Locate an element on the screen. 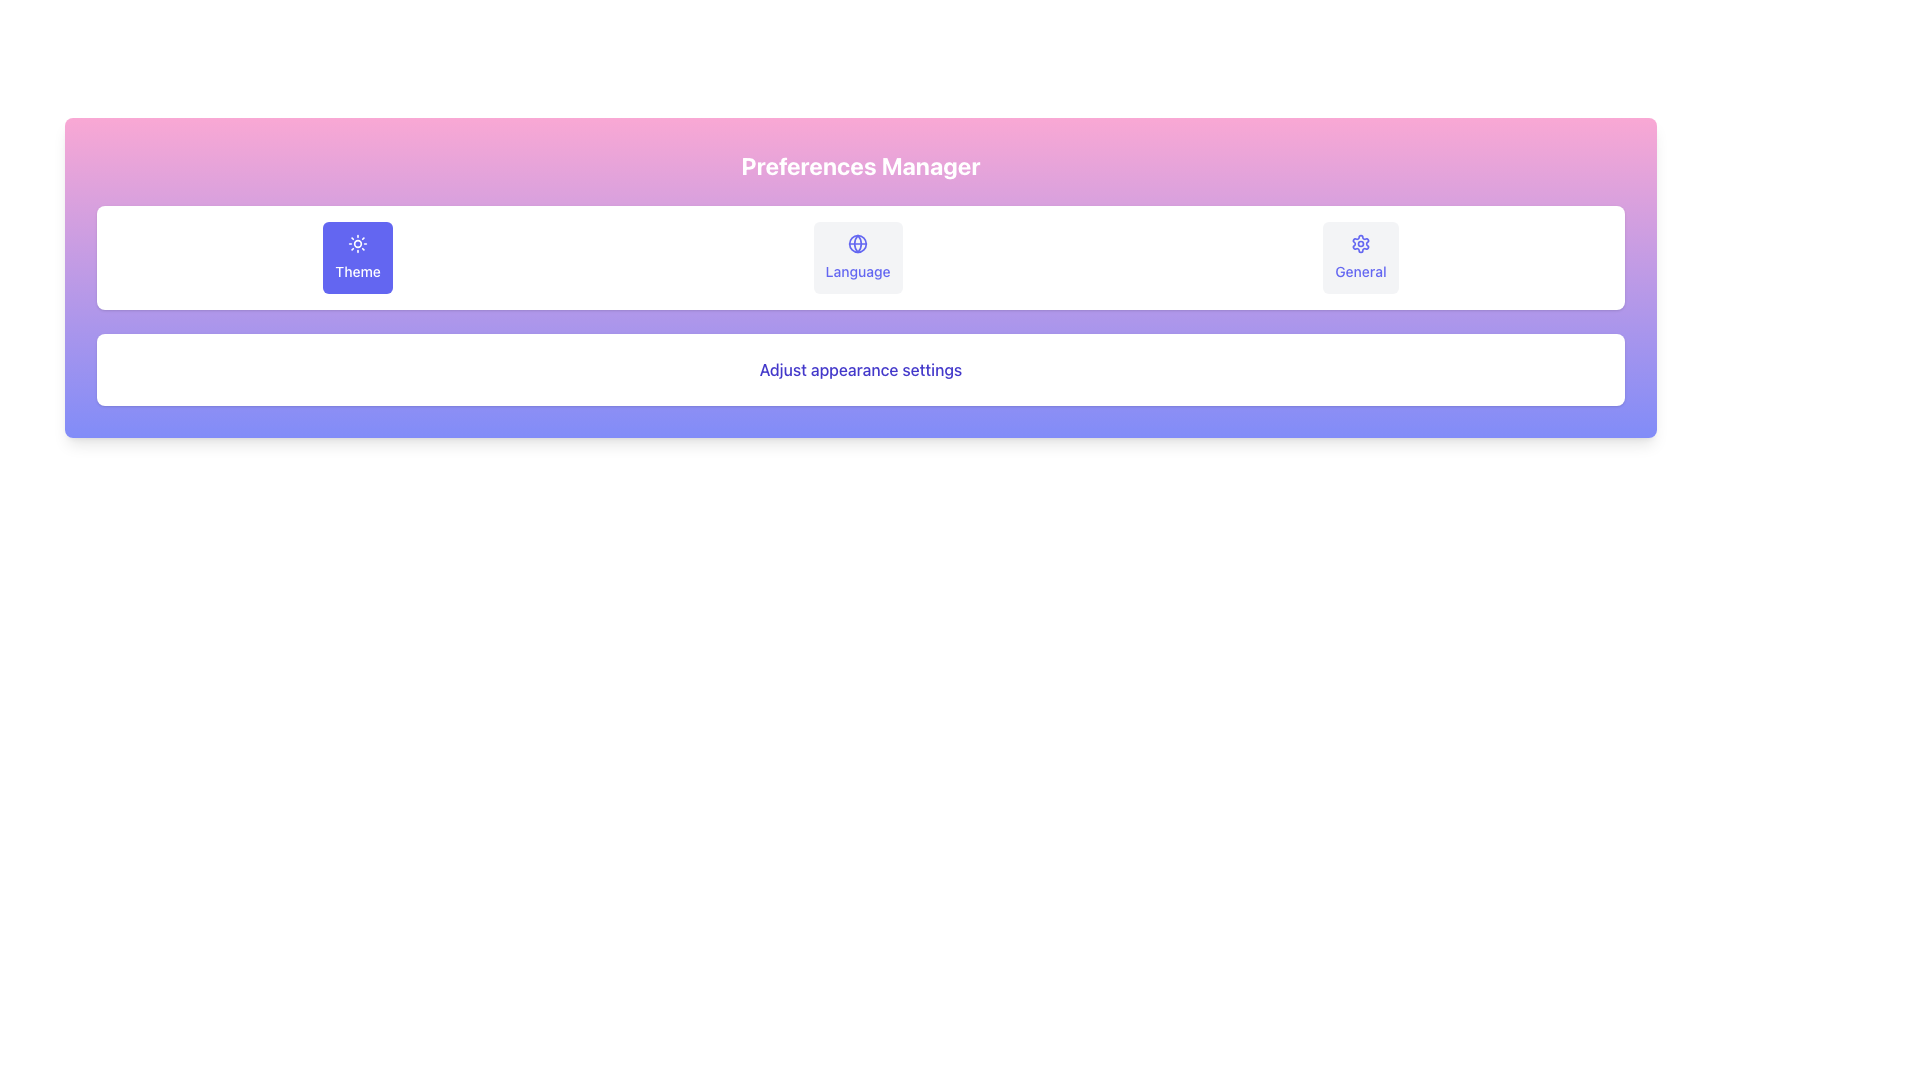  the rightmost rectangular button labeled 'General' with a blue gear icon above it is located at coordinates (1360, 257).